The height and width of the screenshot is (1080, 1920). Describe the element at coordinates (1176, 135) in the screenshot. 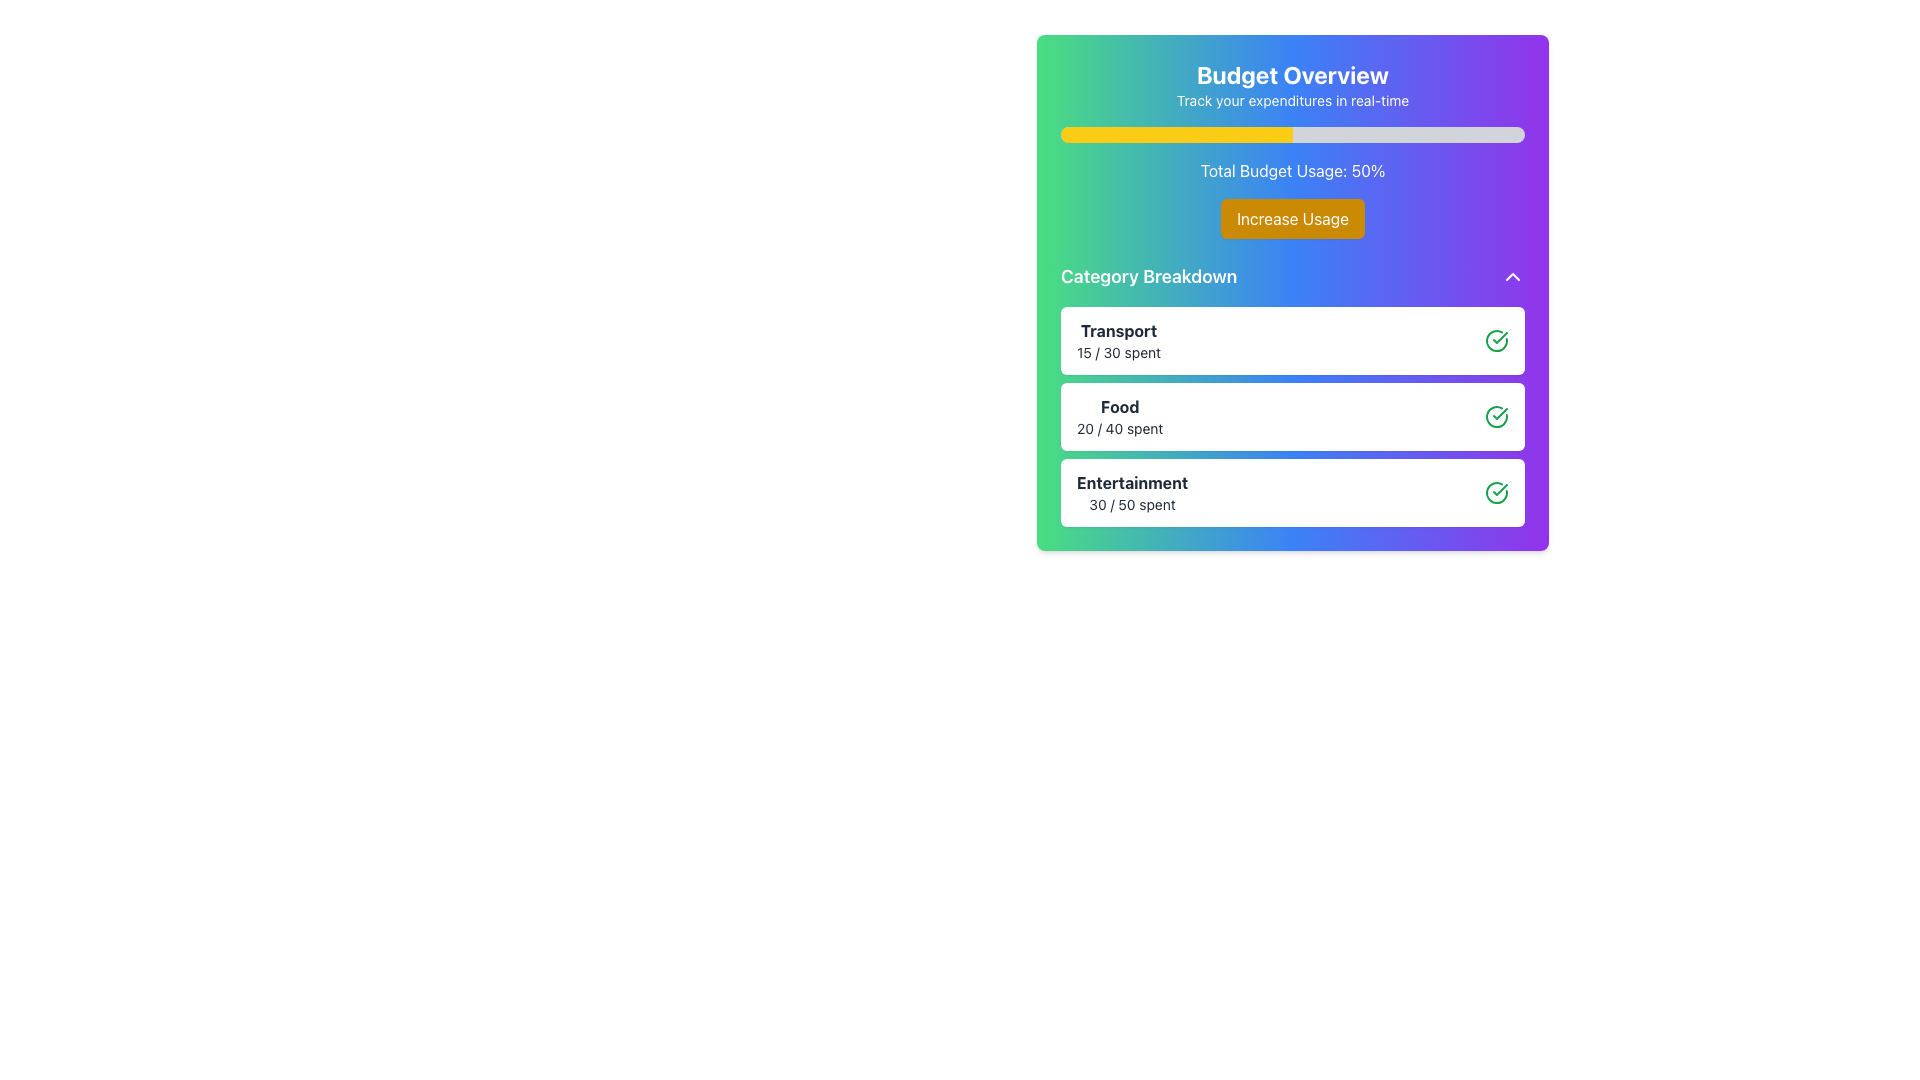

I see `the yellow progress indicator that visually represents 50% completion within the progress bar located underneath the 'Track your expenditures in real-time' text` at that location.